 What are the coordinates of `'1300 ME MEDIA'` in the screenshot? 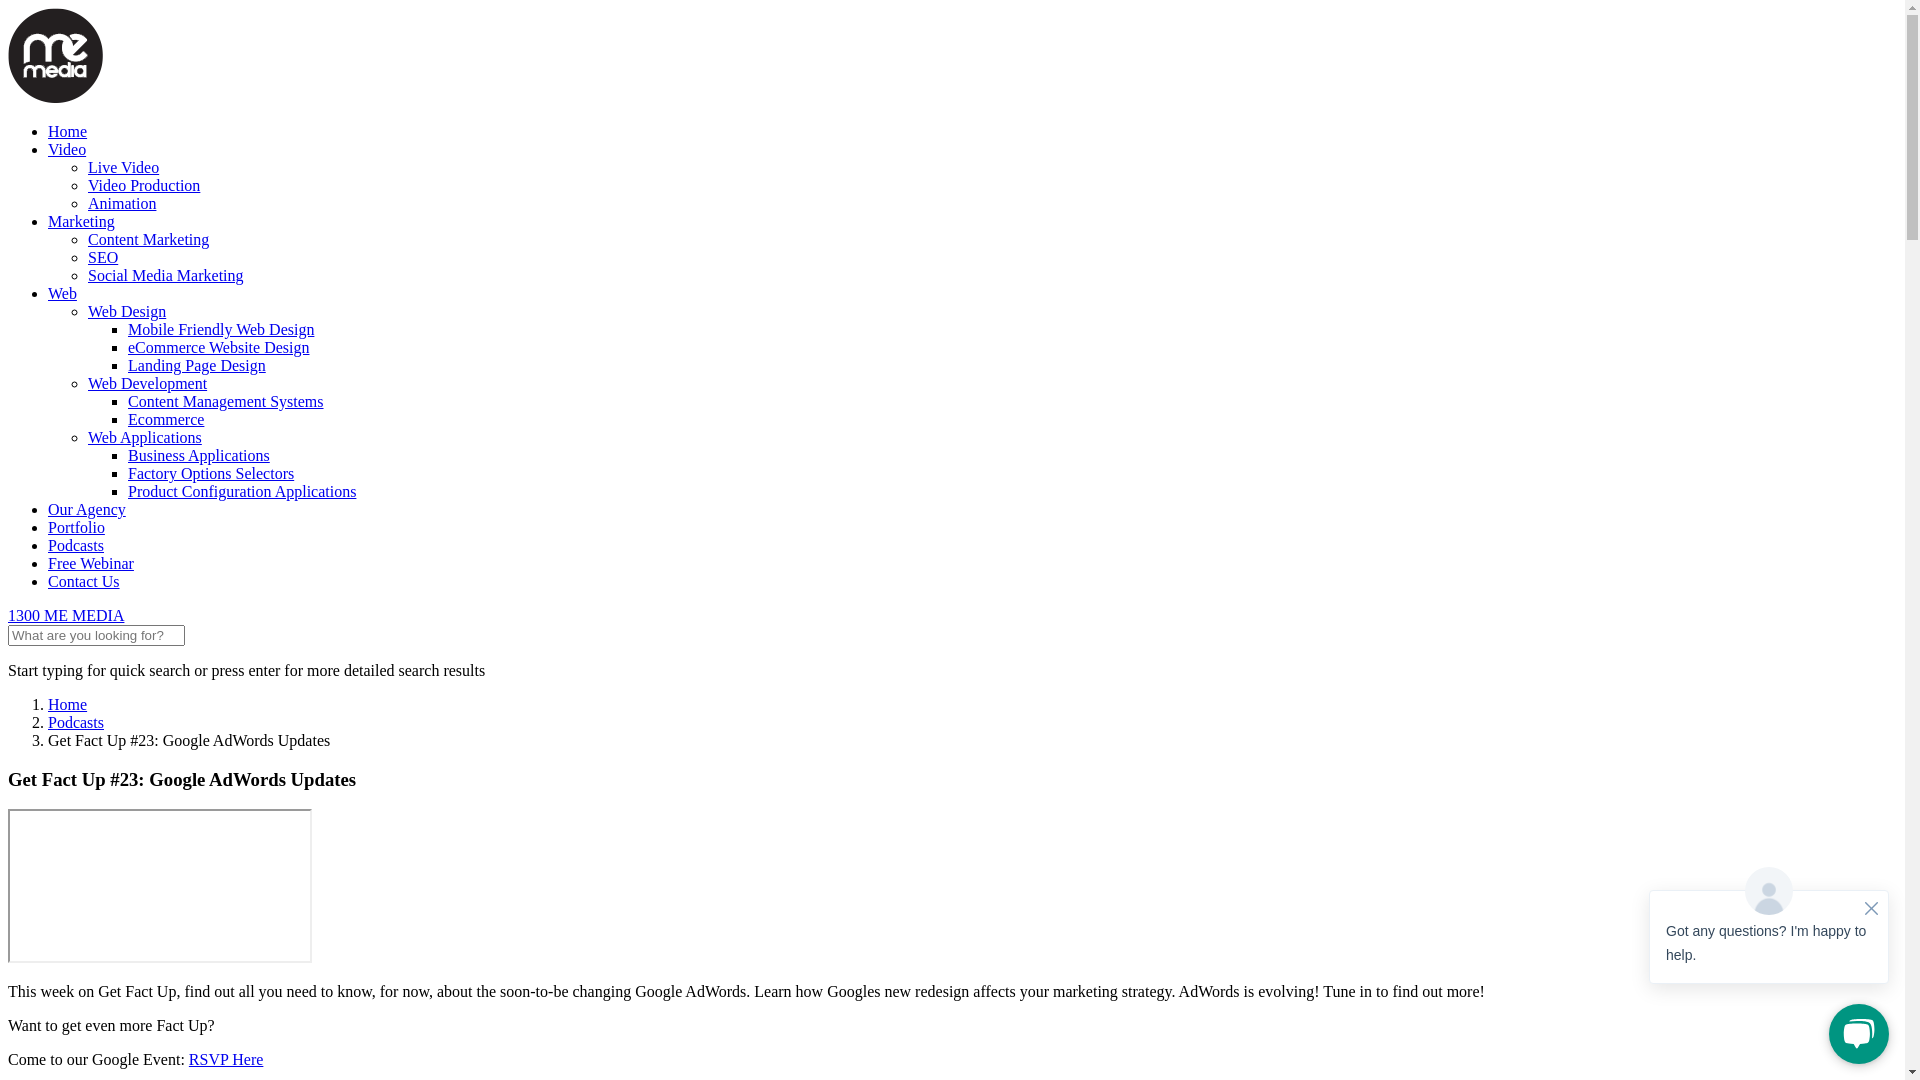 It's located at (66, 614).